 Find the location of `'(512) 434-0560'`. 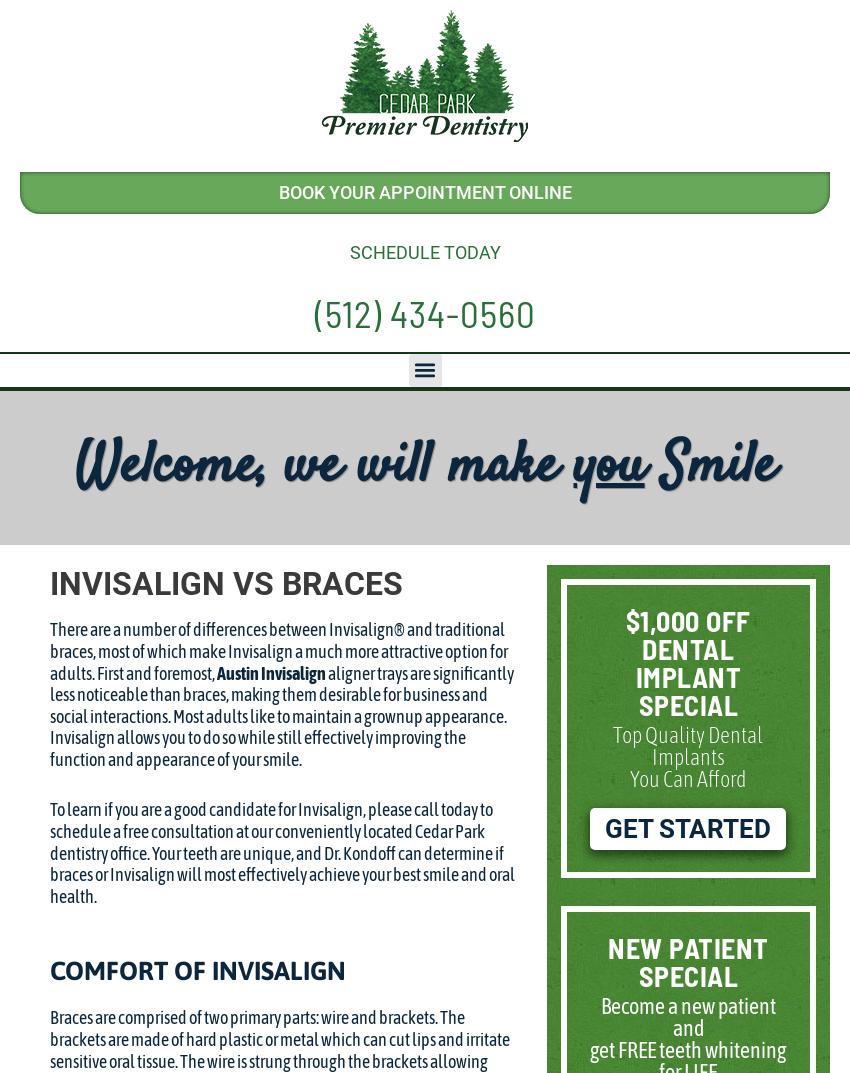

'(512) 434-0560' is located at coordinates (425, 310).